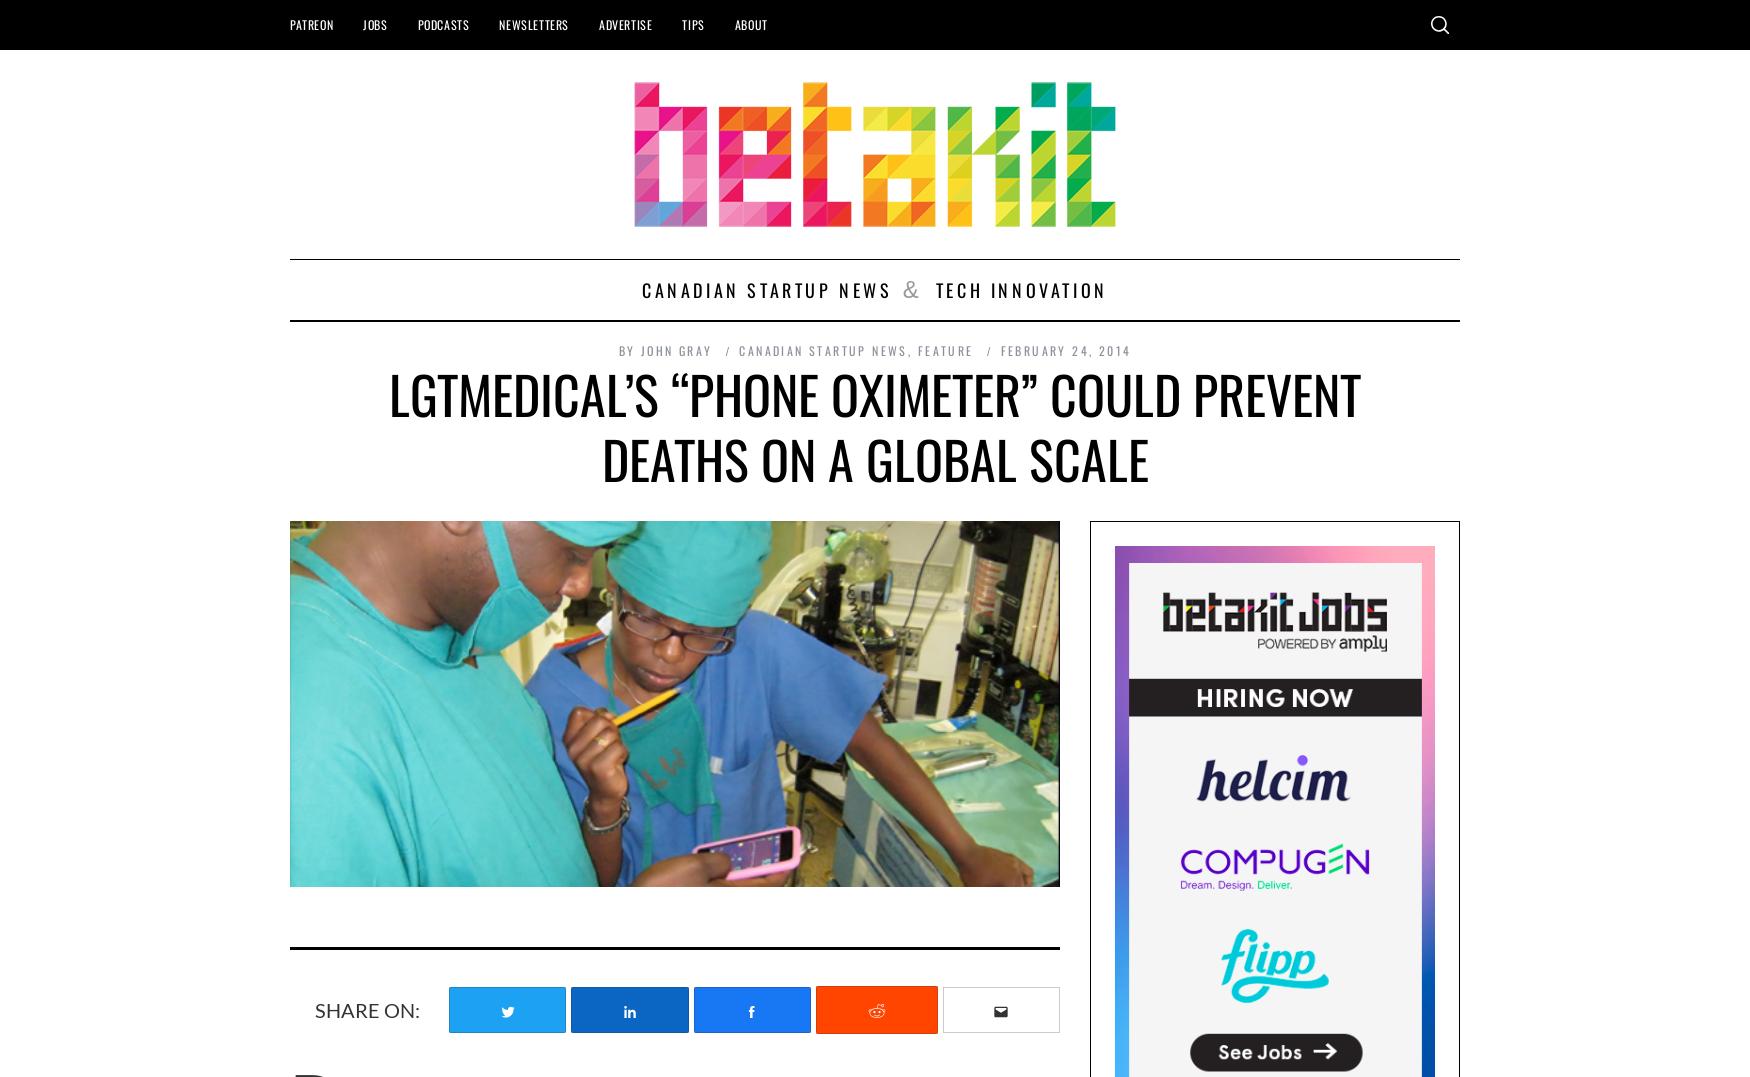  Describe the element at coordinates (625, 23) in the screenshot. I see `'Advertise'` at that location.